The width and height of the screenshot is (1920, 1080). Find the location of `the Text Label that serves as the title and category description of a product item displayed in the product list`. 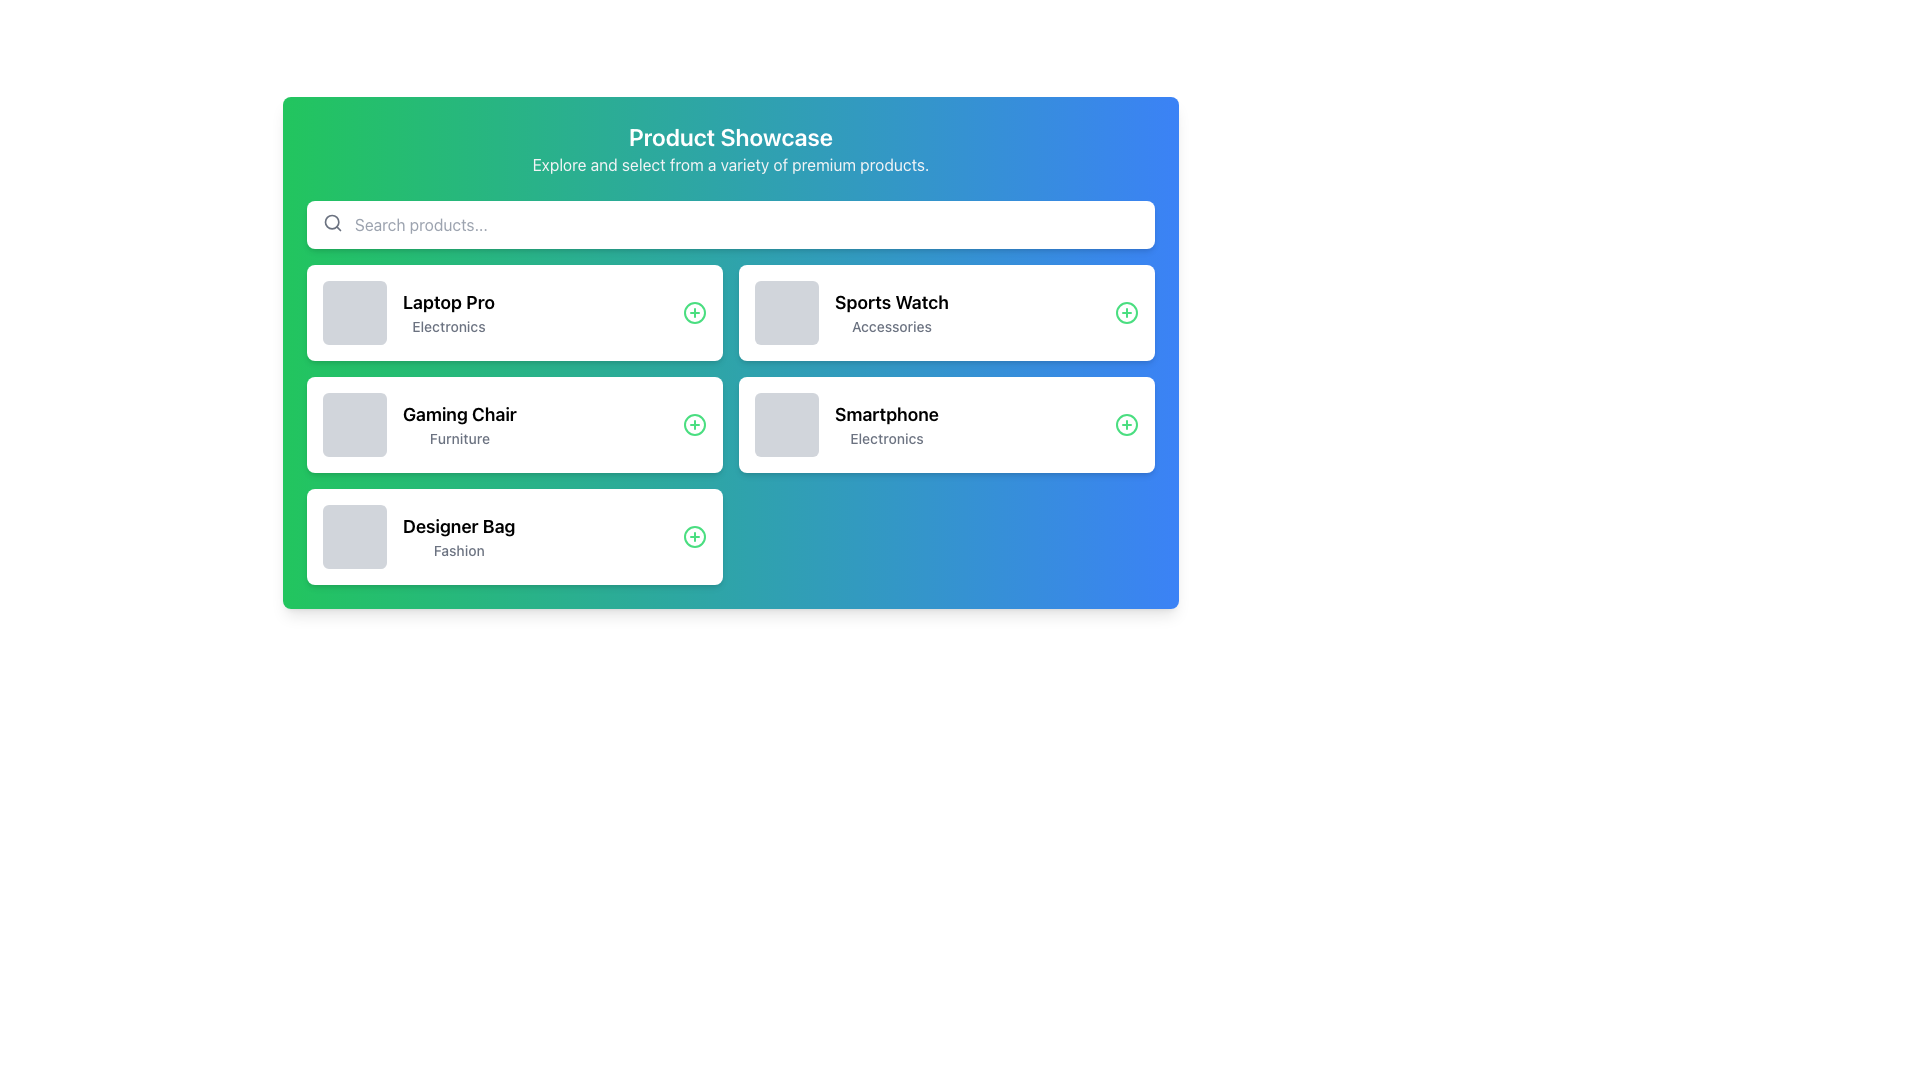

the Text Label that serves as the title and category description of a product item displayed in the product list is located at coordinates (418, 535).